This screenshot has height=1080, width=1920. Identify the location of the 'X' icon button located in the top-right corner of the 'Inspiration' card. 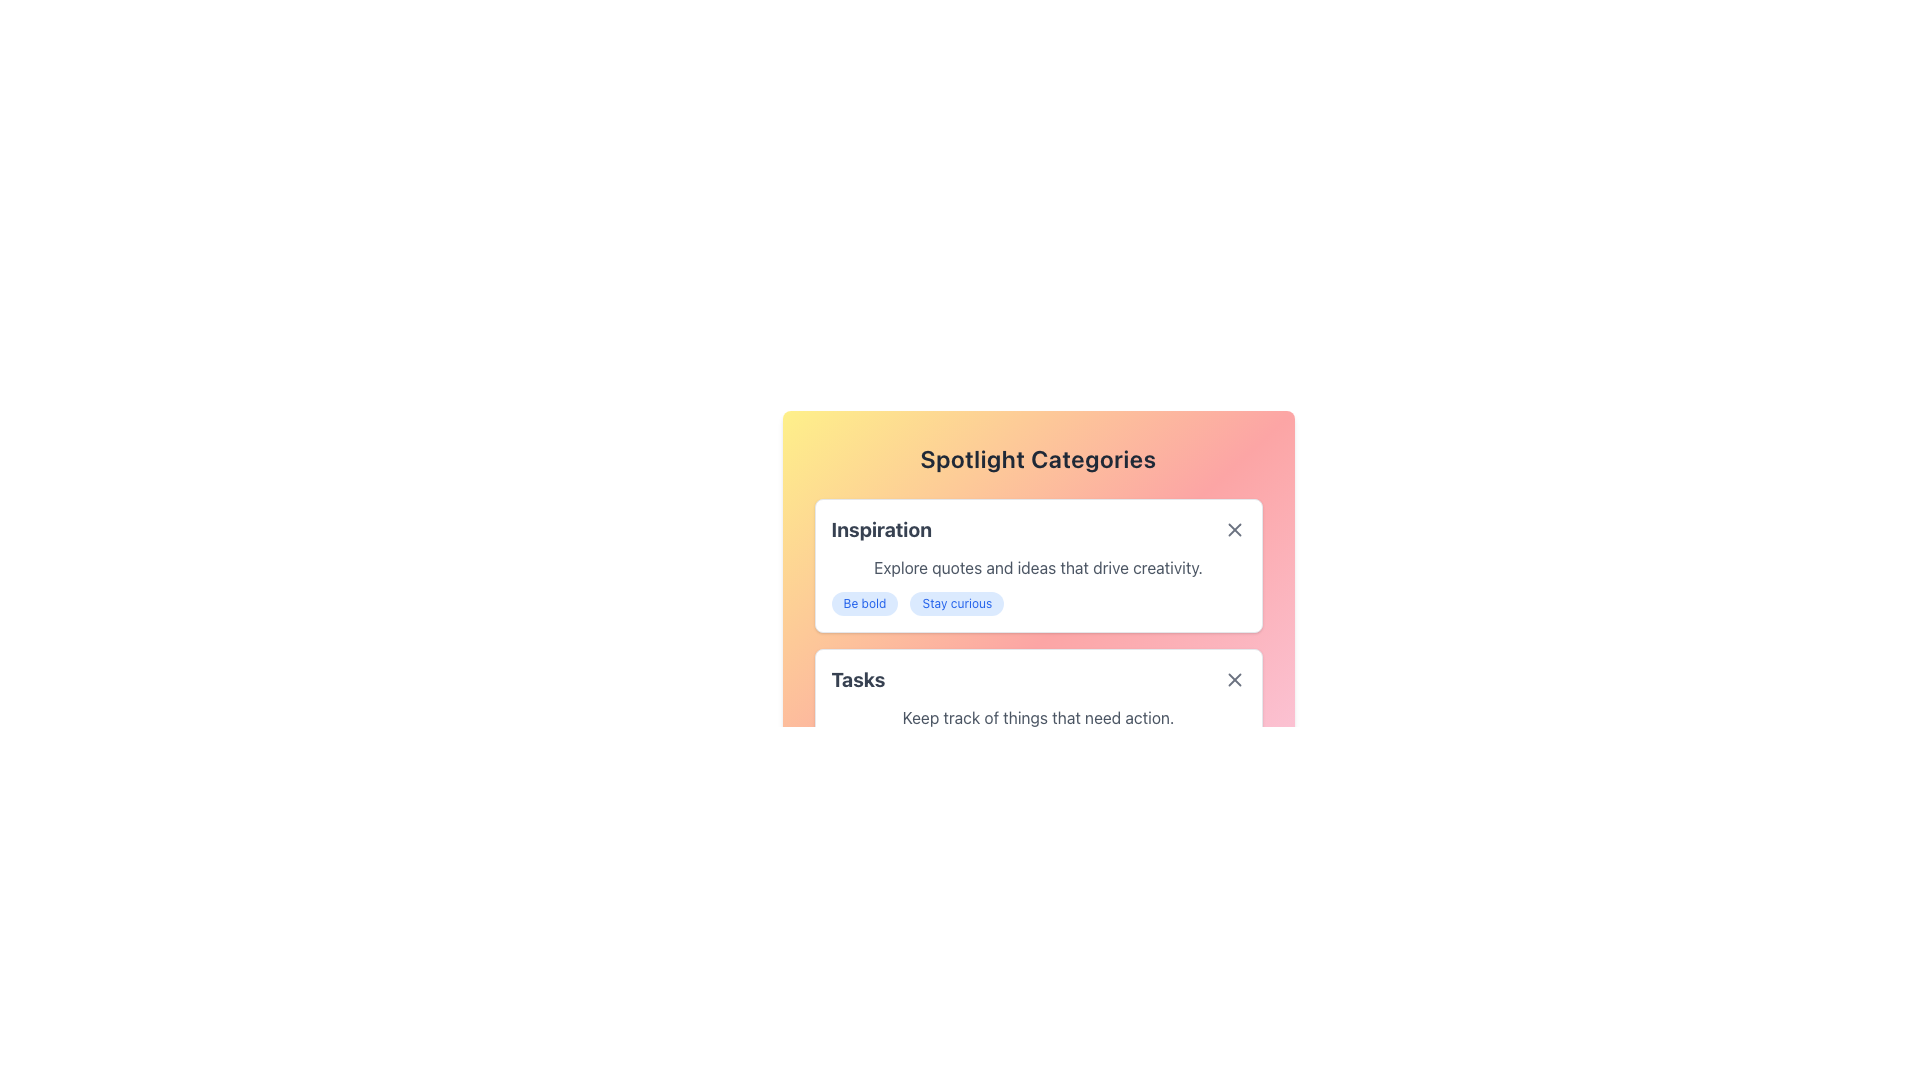
(1233, 528).